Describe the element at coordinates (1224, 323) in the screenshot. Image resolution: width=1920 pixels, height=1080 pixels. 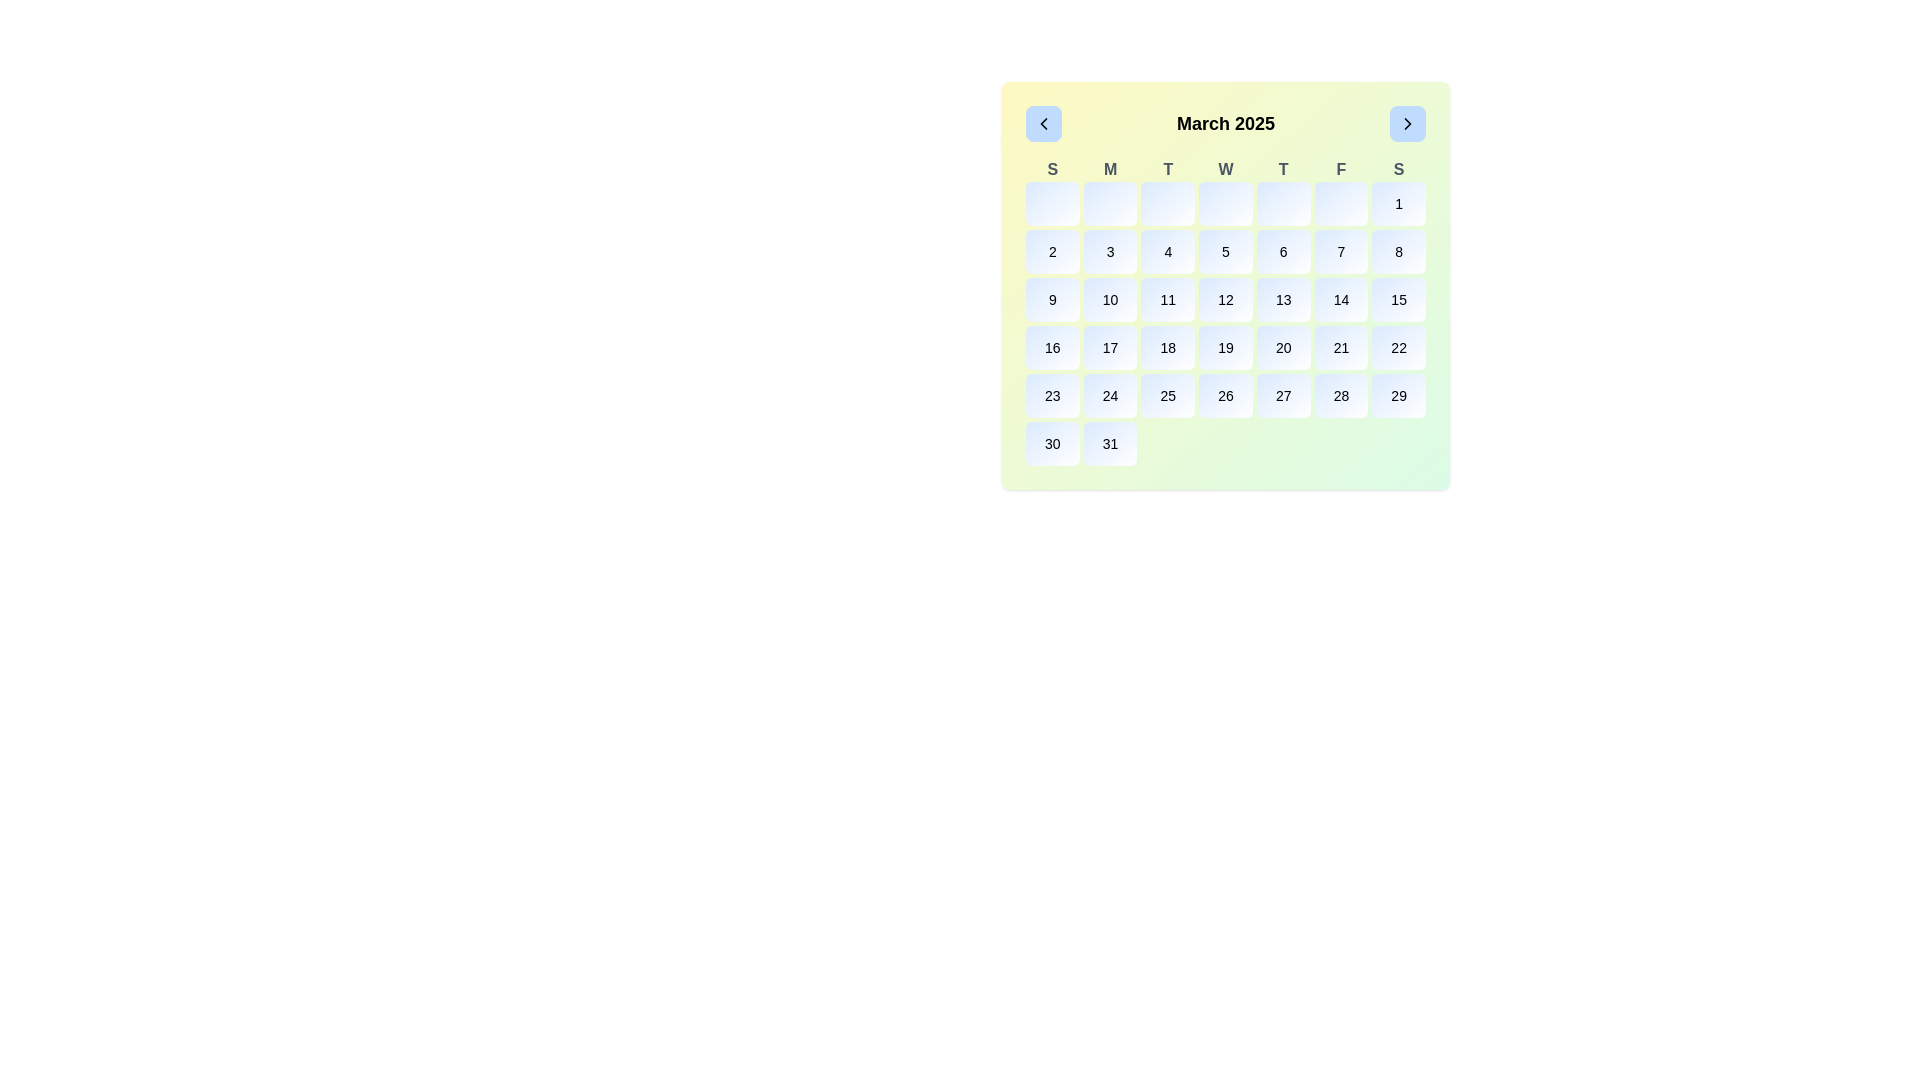
I see `the center of the Interactive grid of buttons in the March 2025 calendar` at that location.